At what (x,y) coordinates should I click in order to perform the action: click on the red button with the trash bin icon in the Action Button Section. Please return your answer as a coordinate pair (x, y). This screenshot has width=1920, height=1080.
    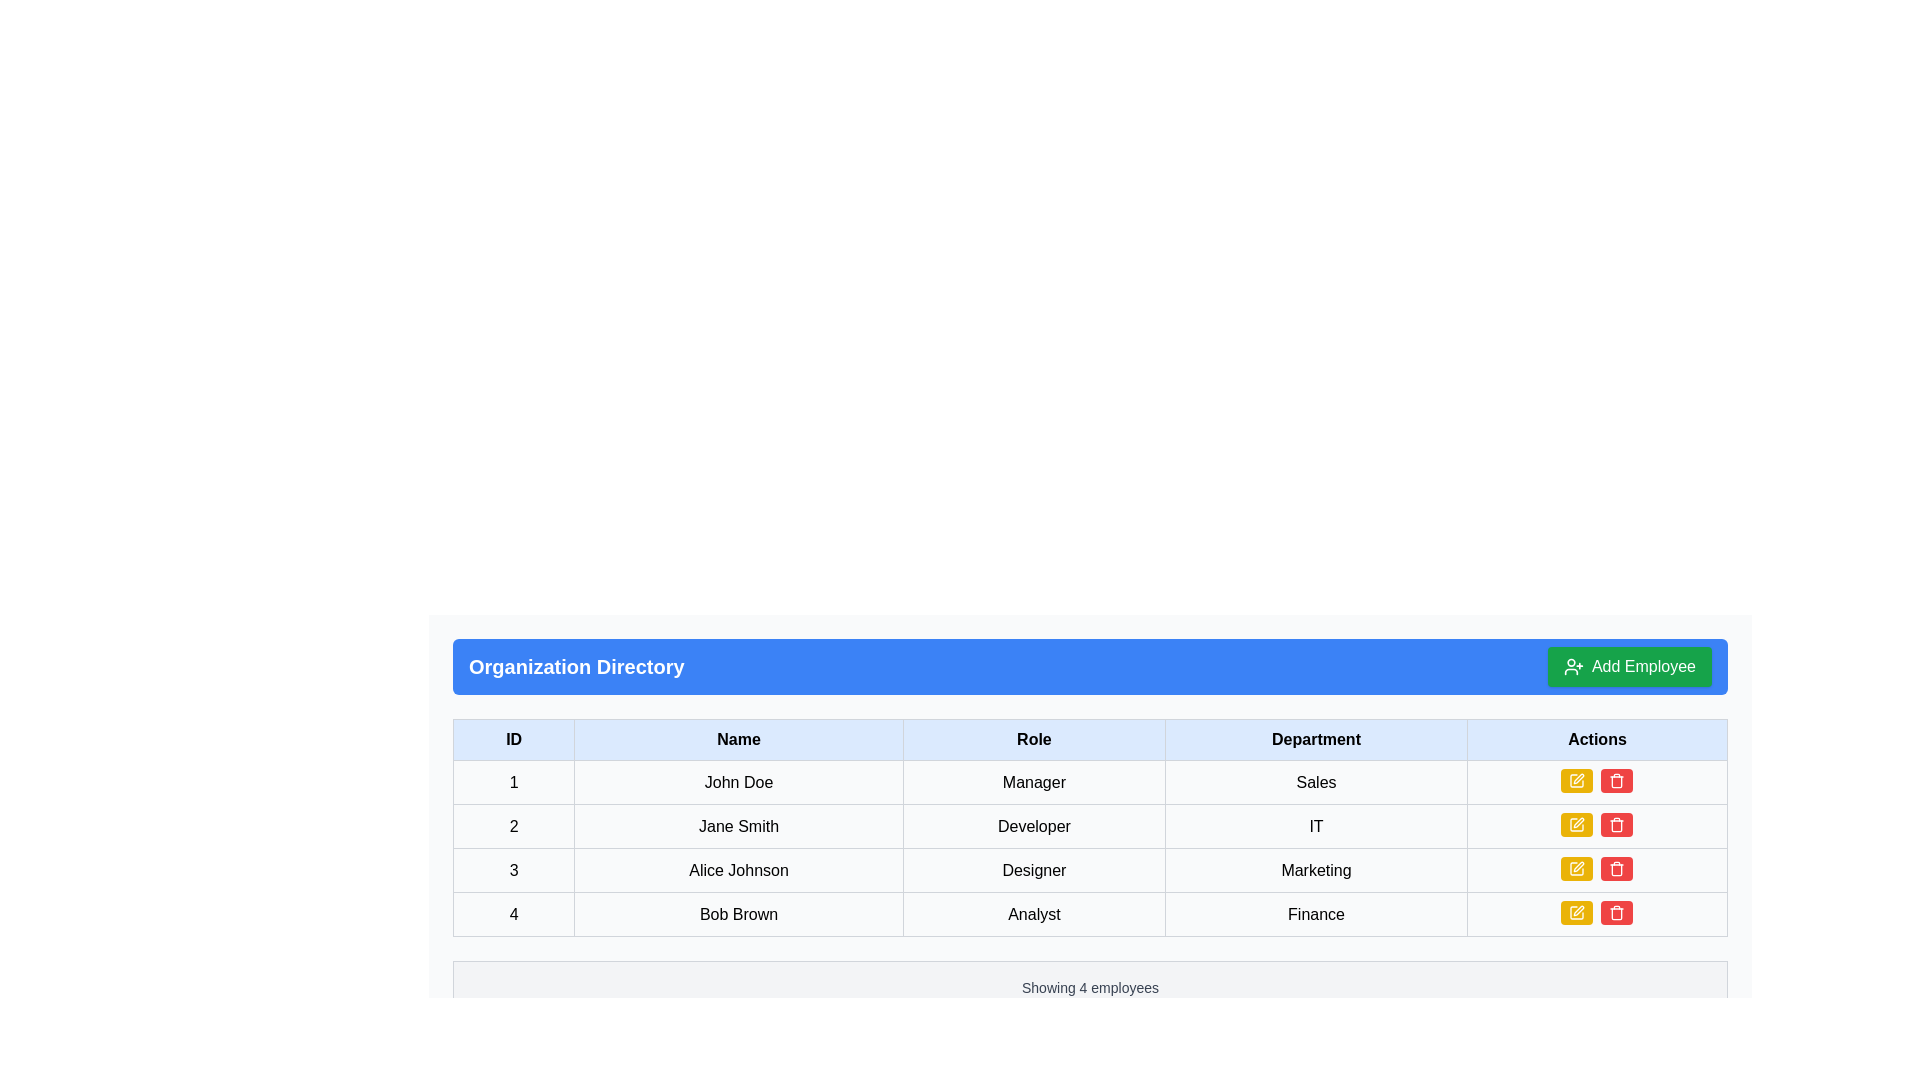
    Looking at the image, I should click on (1596, 914).